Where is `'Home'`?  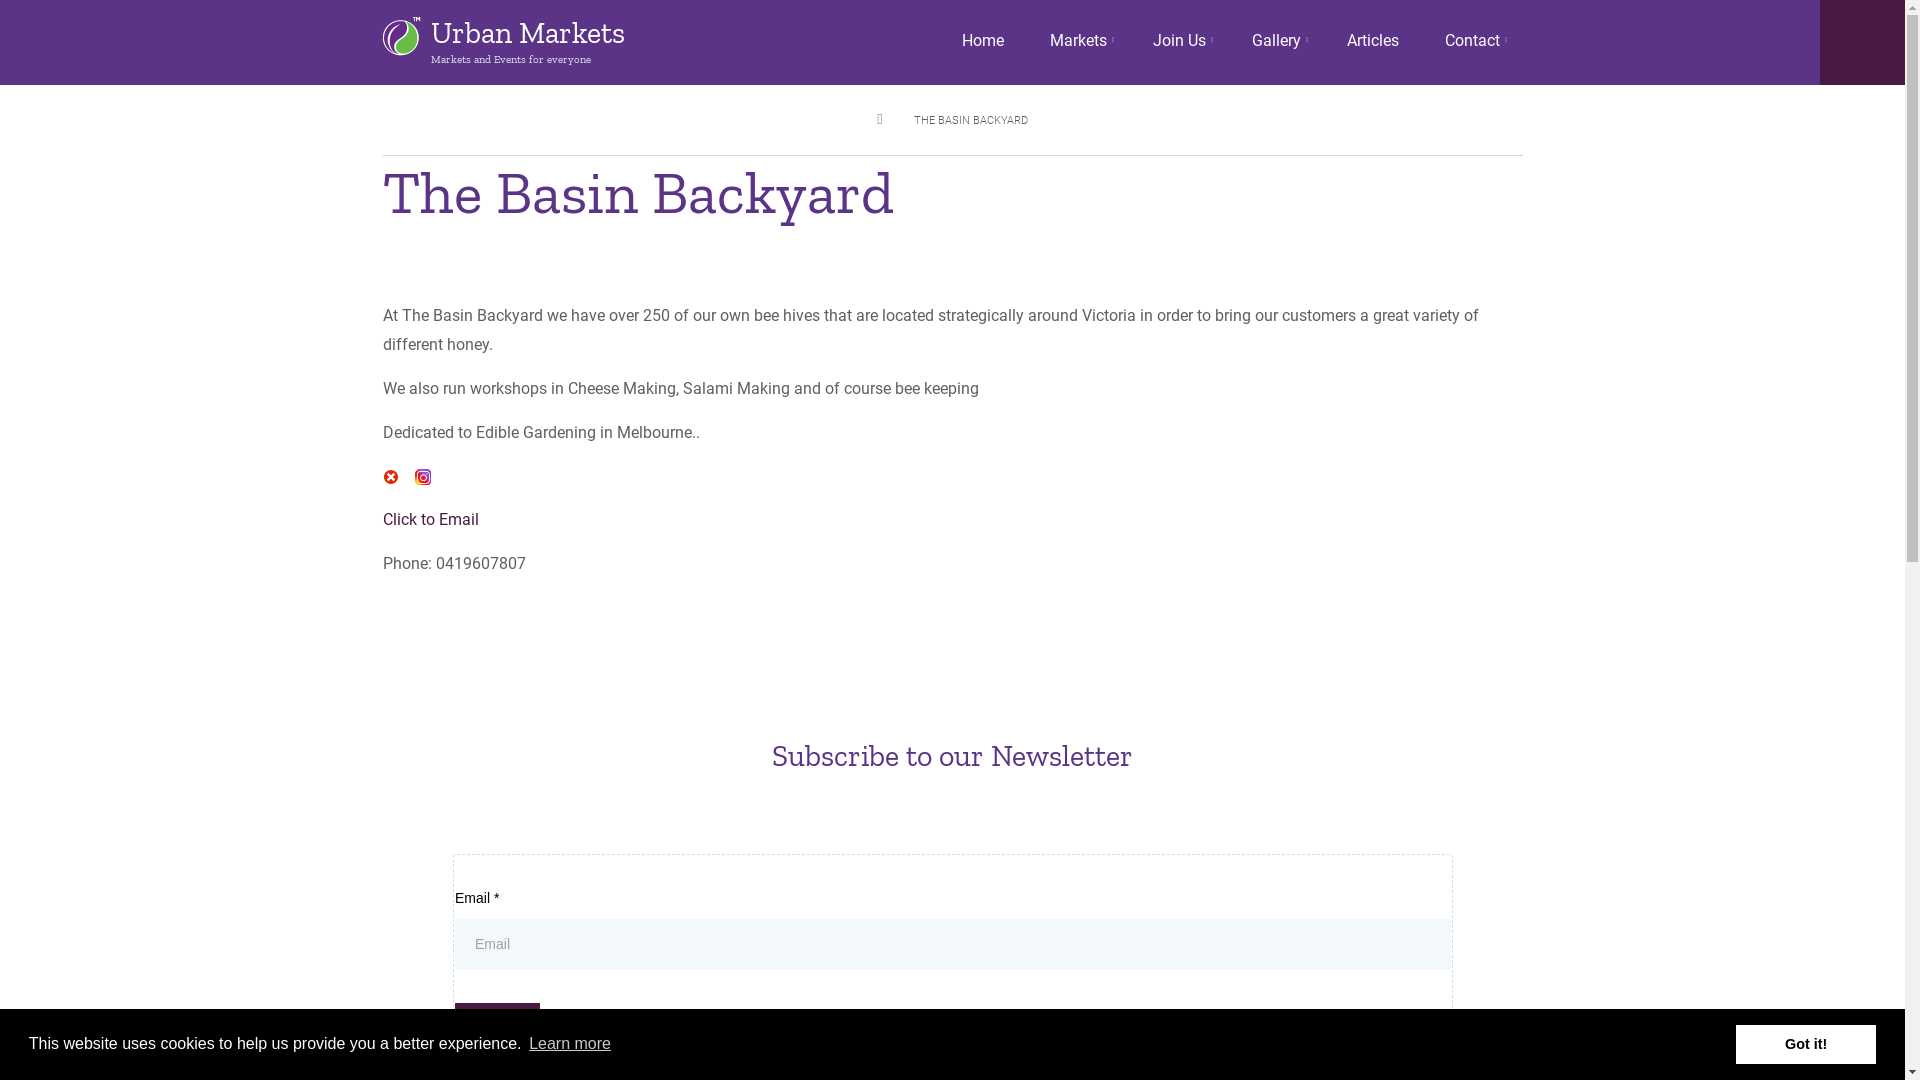 'Home' is located at coordinates (400, 35).